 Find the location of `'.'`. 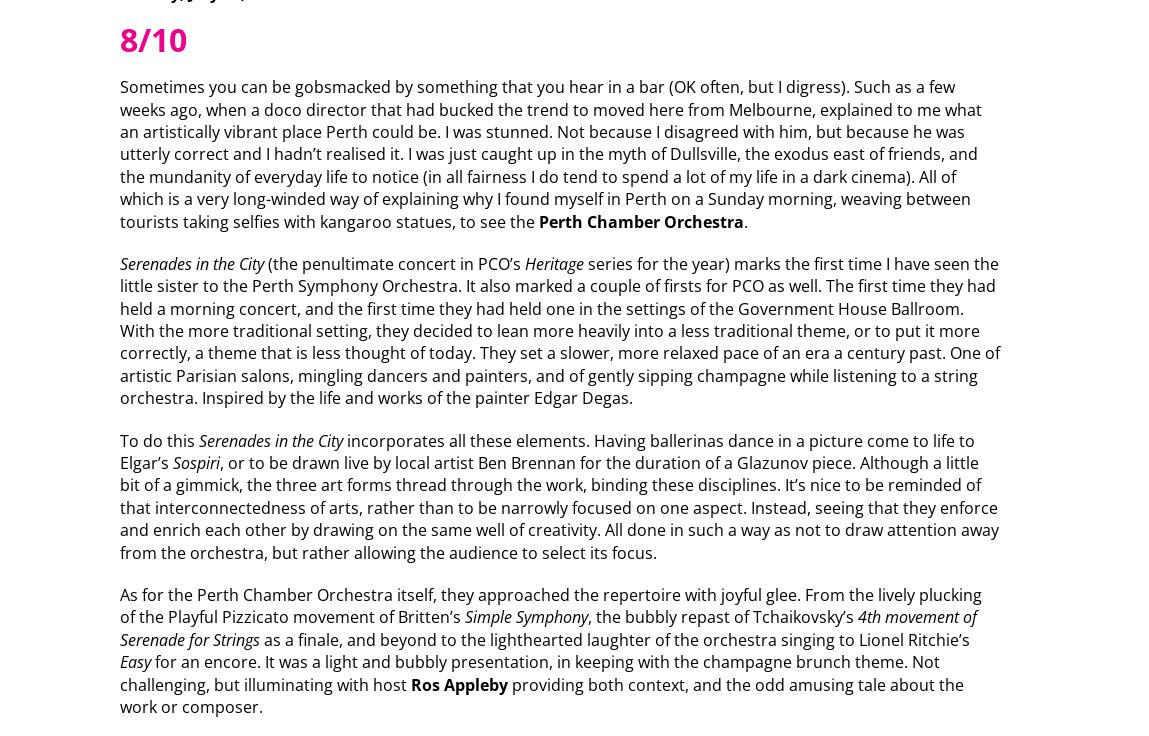

'.' is located at coordinates (745, 220).